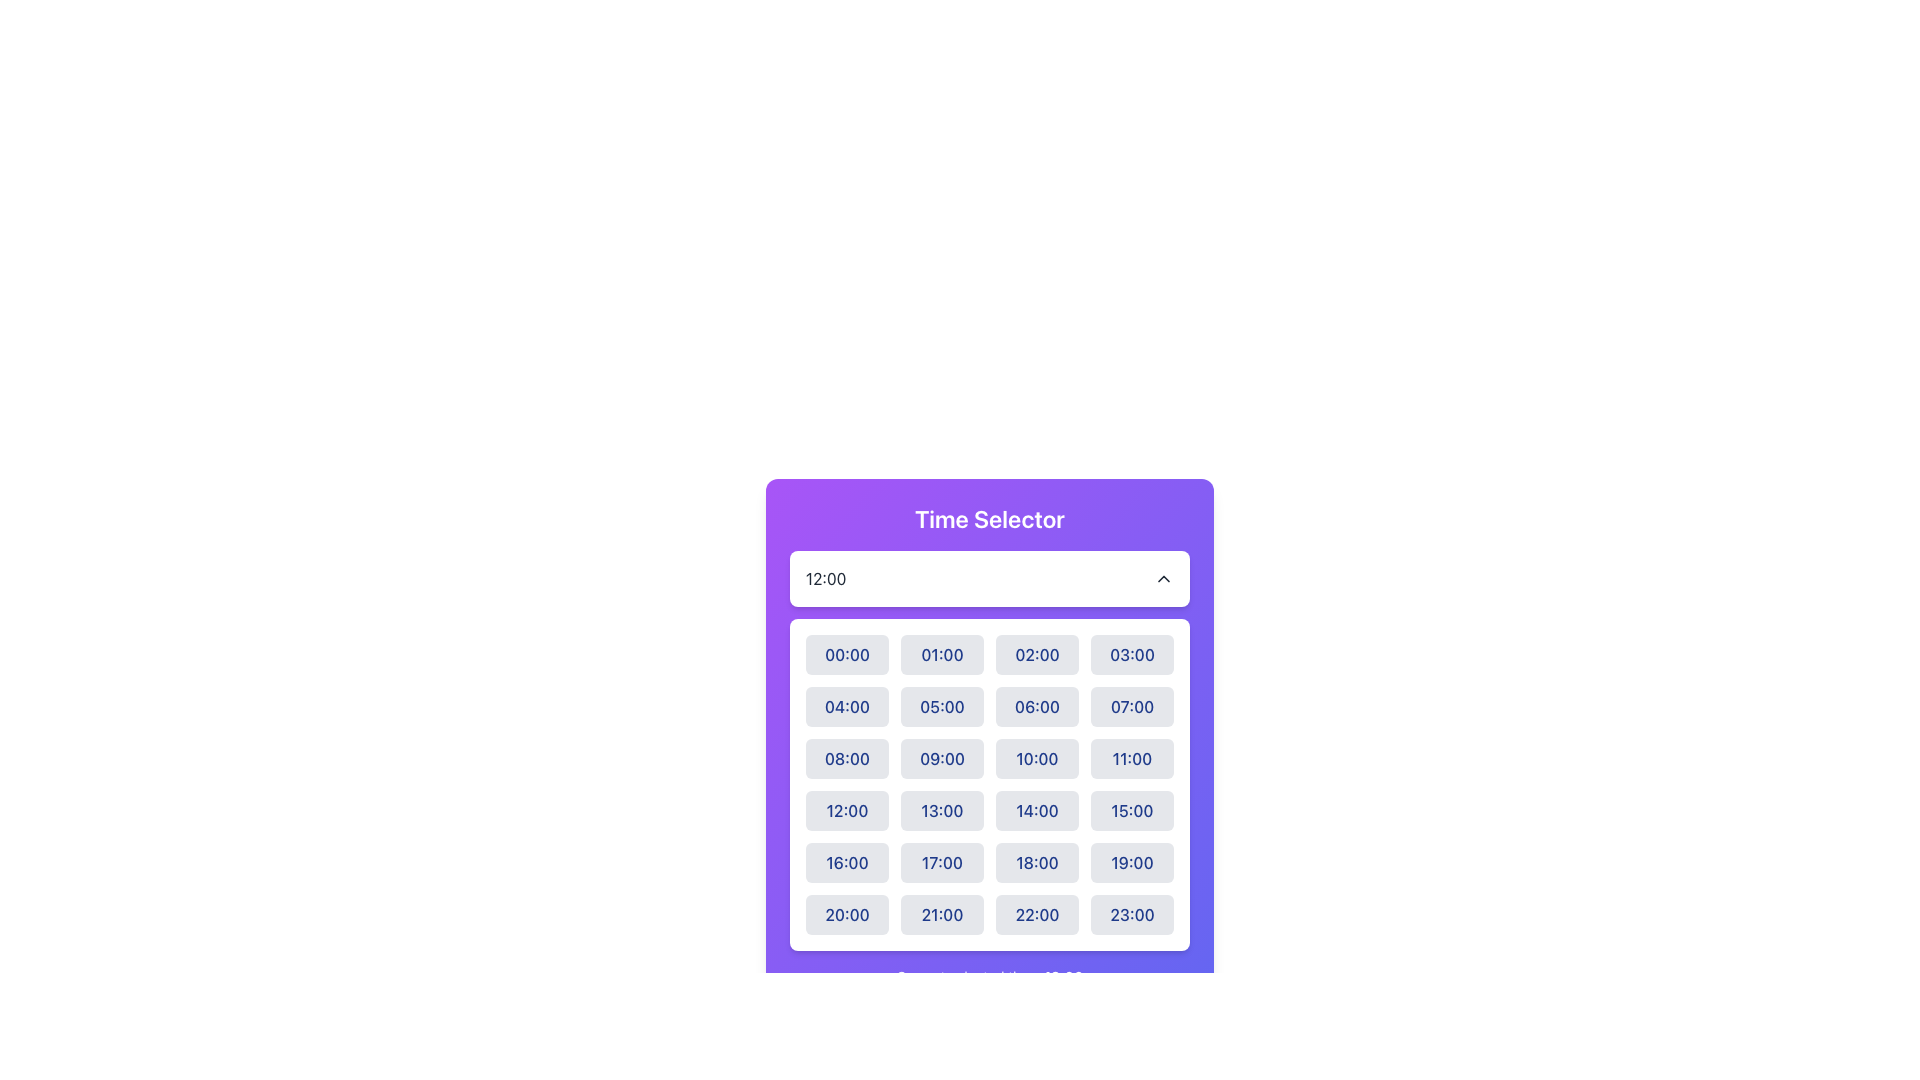  I want to click on the button located in the fifth row and first column of the time selection grid, so click(847, 914).